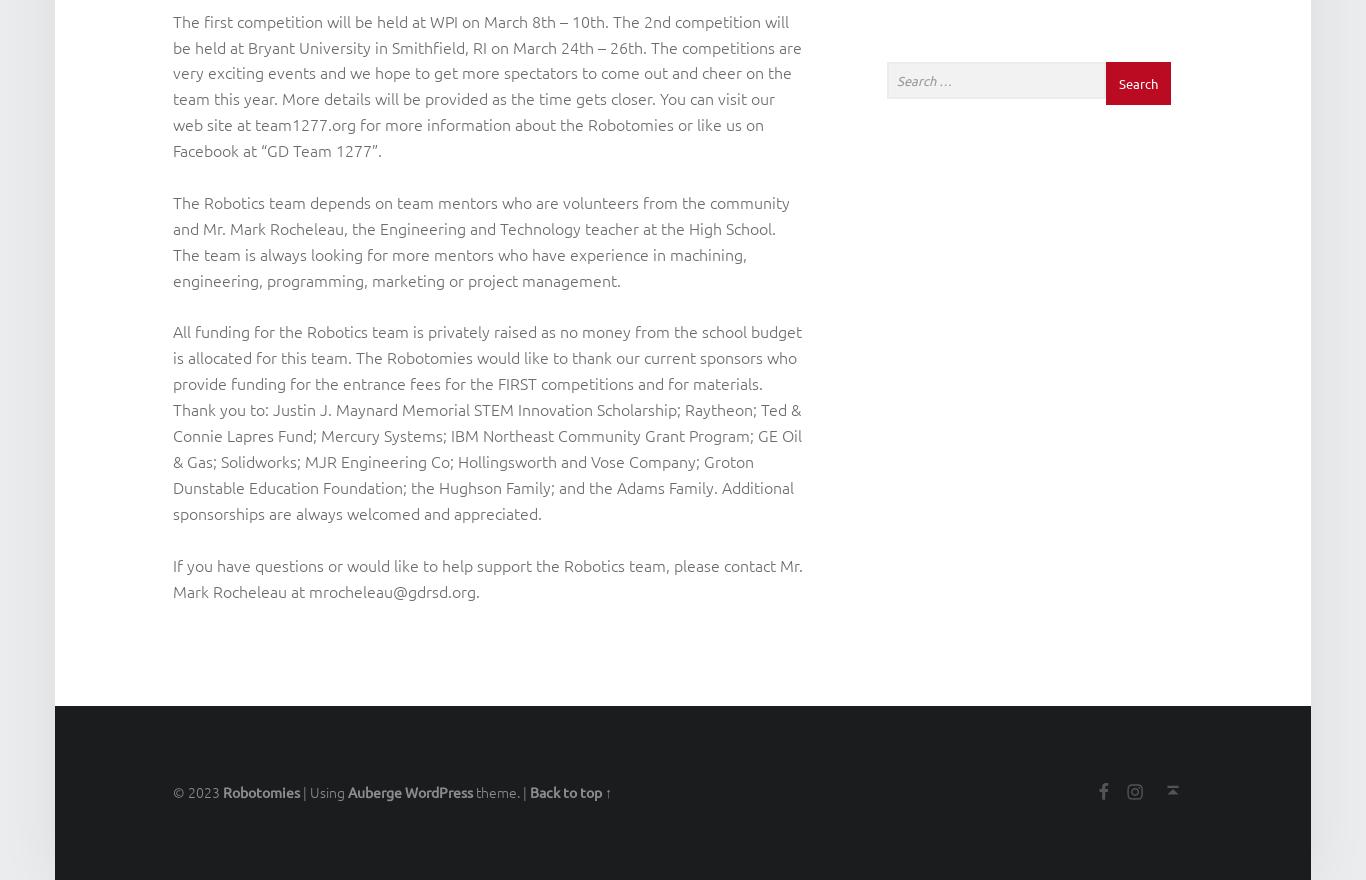 The height and width of the screenshot is (880, 1366). Describe the element at coordinates (487, 421) in the screenshot. I see `'All funding for the Robotics team is privately raised as no money from the school budget is allocated for this team. The Robotomies would like to thank our current sponsors who provide funding for the entrance fees for the FIRST competitions and for materials. Thank you to: Justin J. Maynard Memorial STEM Innovation Scholarship; Raytheon; Ted & Connie Lapres Fund; Mercury Systems; IBM Northeast Community Grant Program; GE Oil & Gas; Solidworks; MJR Engineering Co; Hollingsworth and Vose Company; Groton Dunstable Education Foundation; the Hughson Family; and the Adams Family. Additional sponsorships are always welcomed and appreciated.'` at that location.